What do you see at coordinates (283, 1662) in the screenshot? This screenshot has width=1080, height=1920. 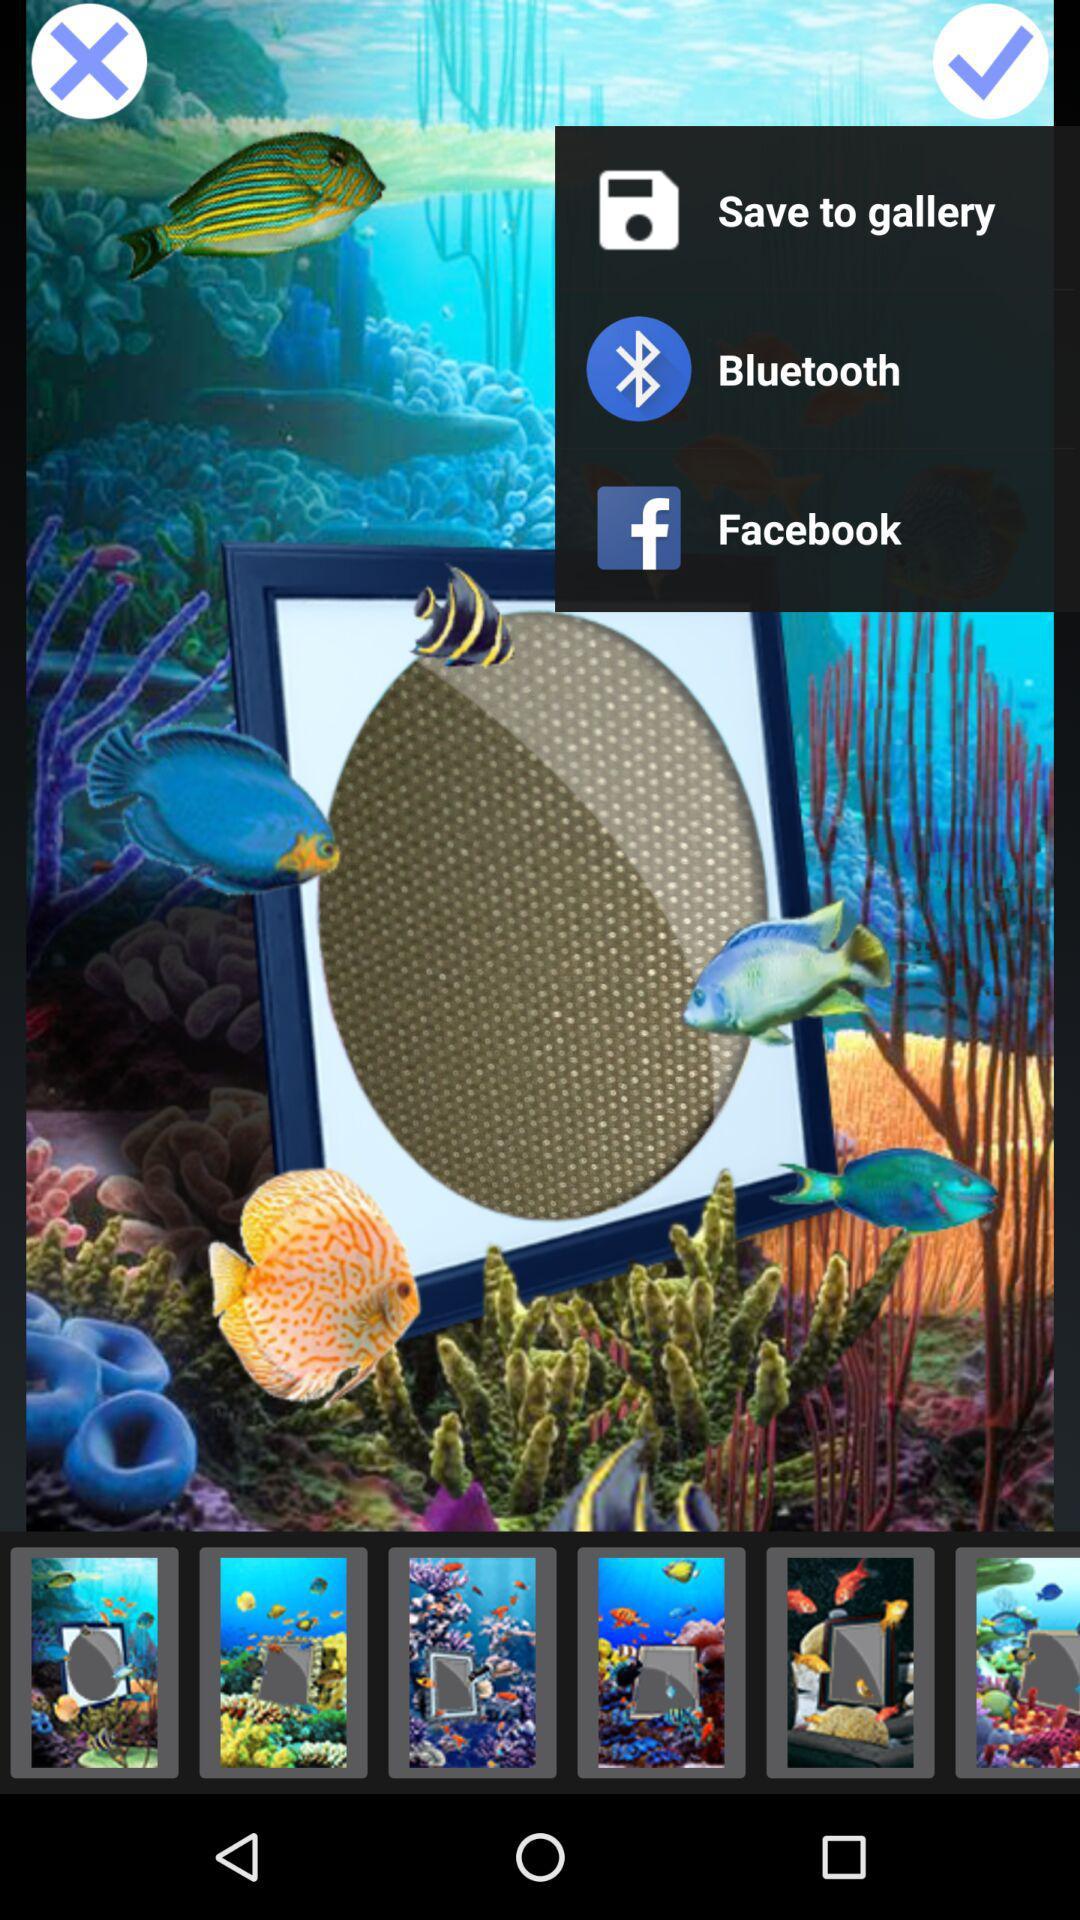 I see `wallpaper image` at bounding box center [283, 1662].